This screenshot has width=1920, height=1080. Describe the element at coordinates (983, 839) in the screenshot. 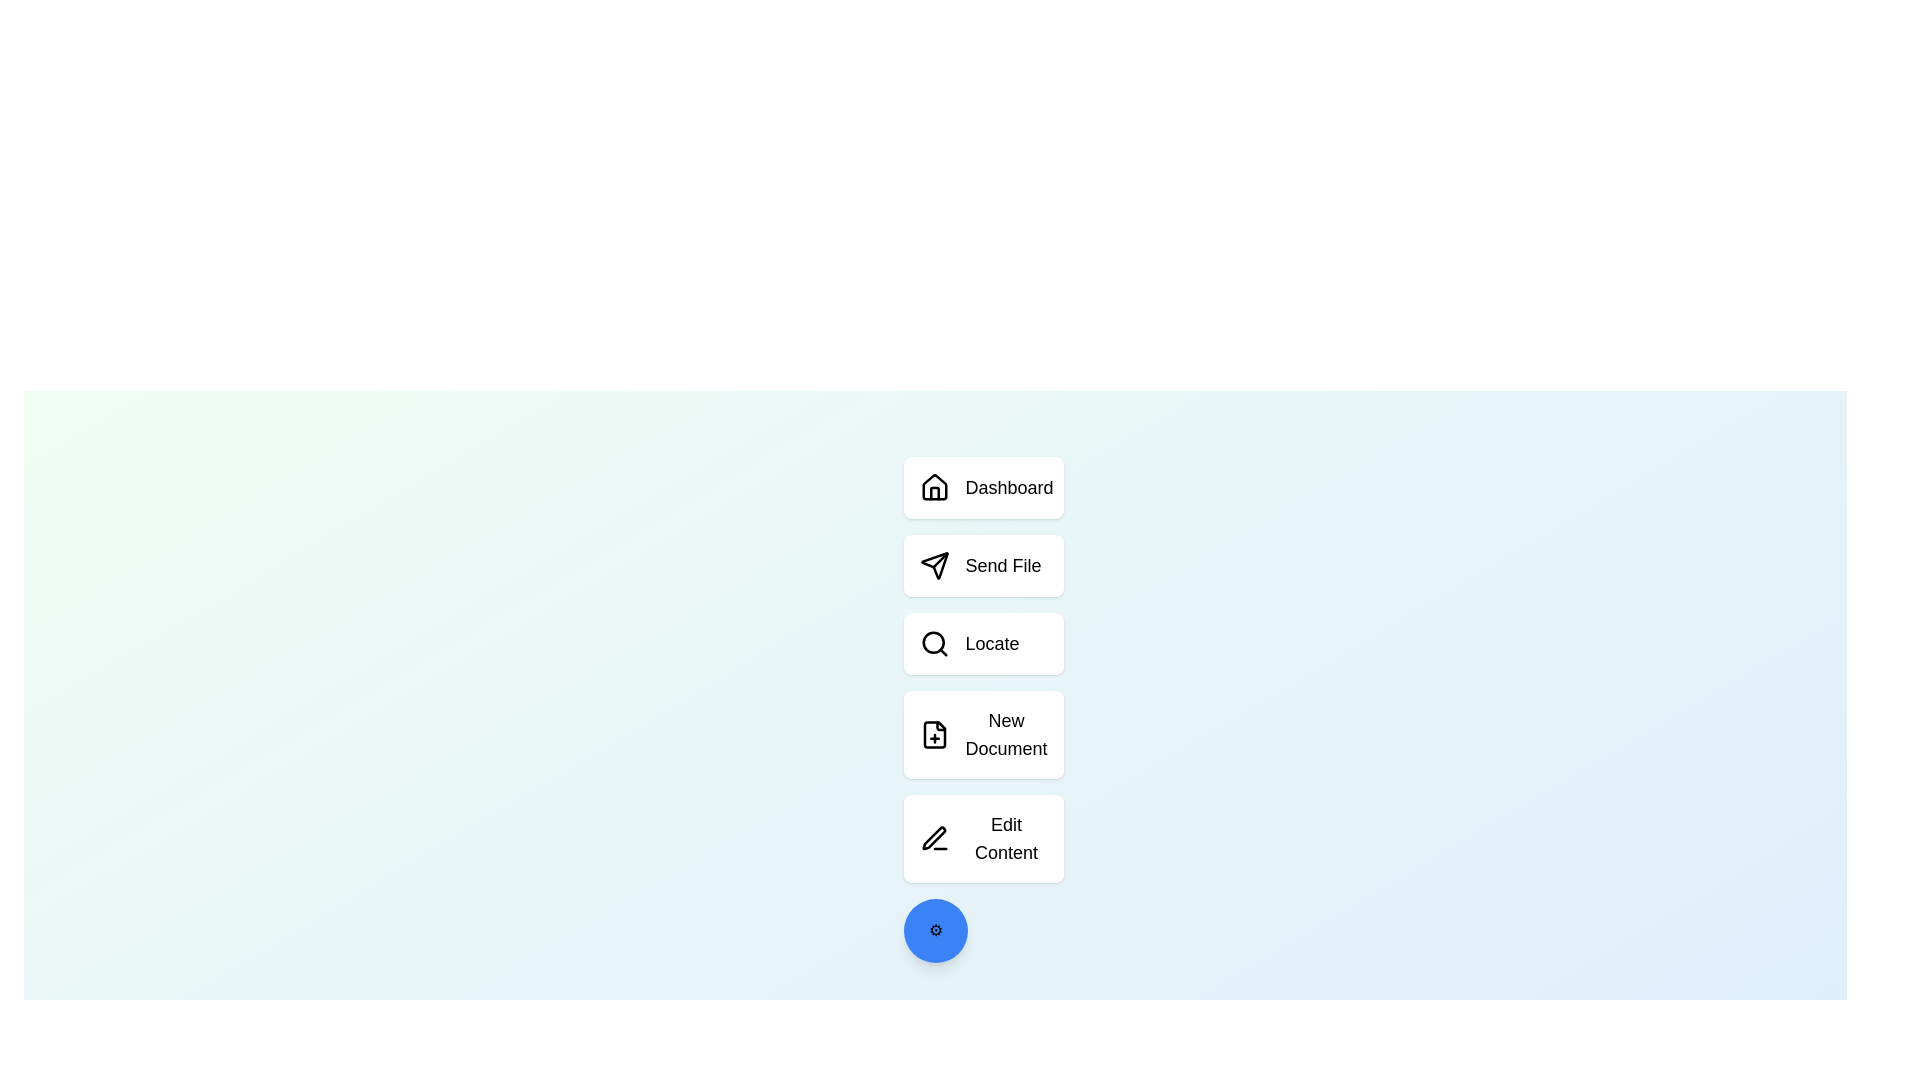

I see `the action Edit Content to see visual feedback` at that location.